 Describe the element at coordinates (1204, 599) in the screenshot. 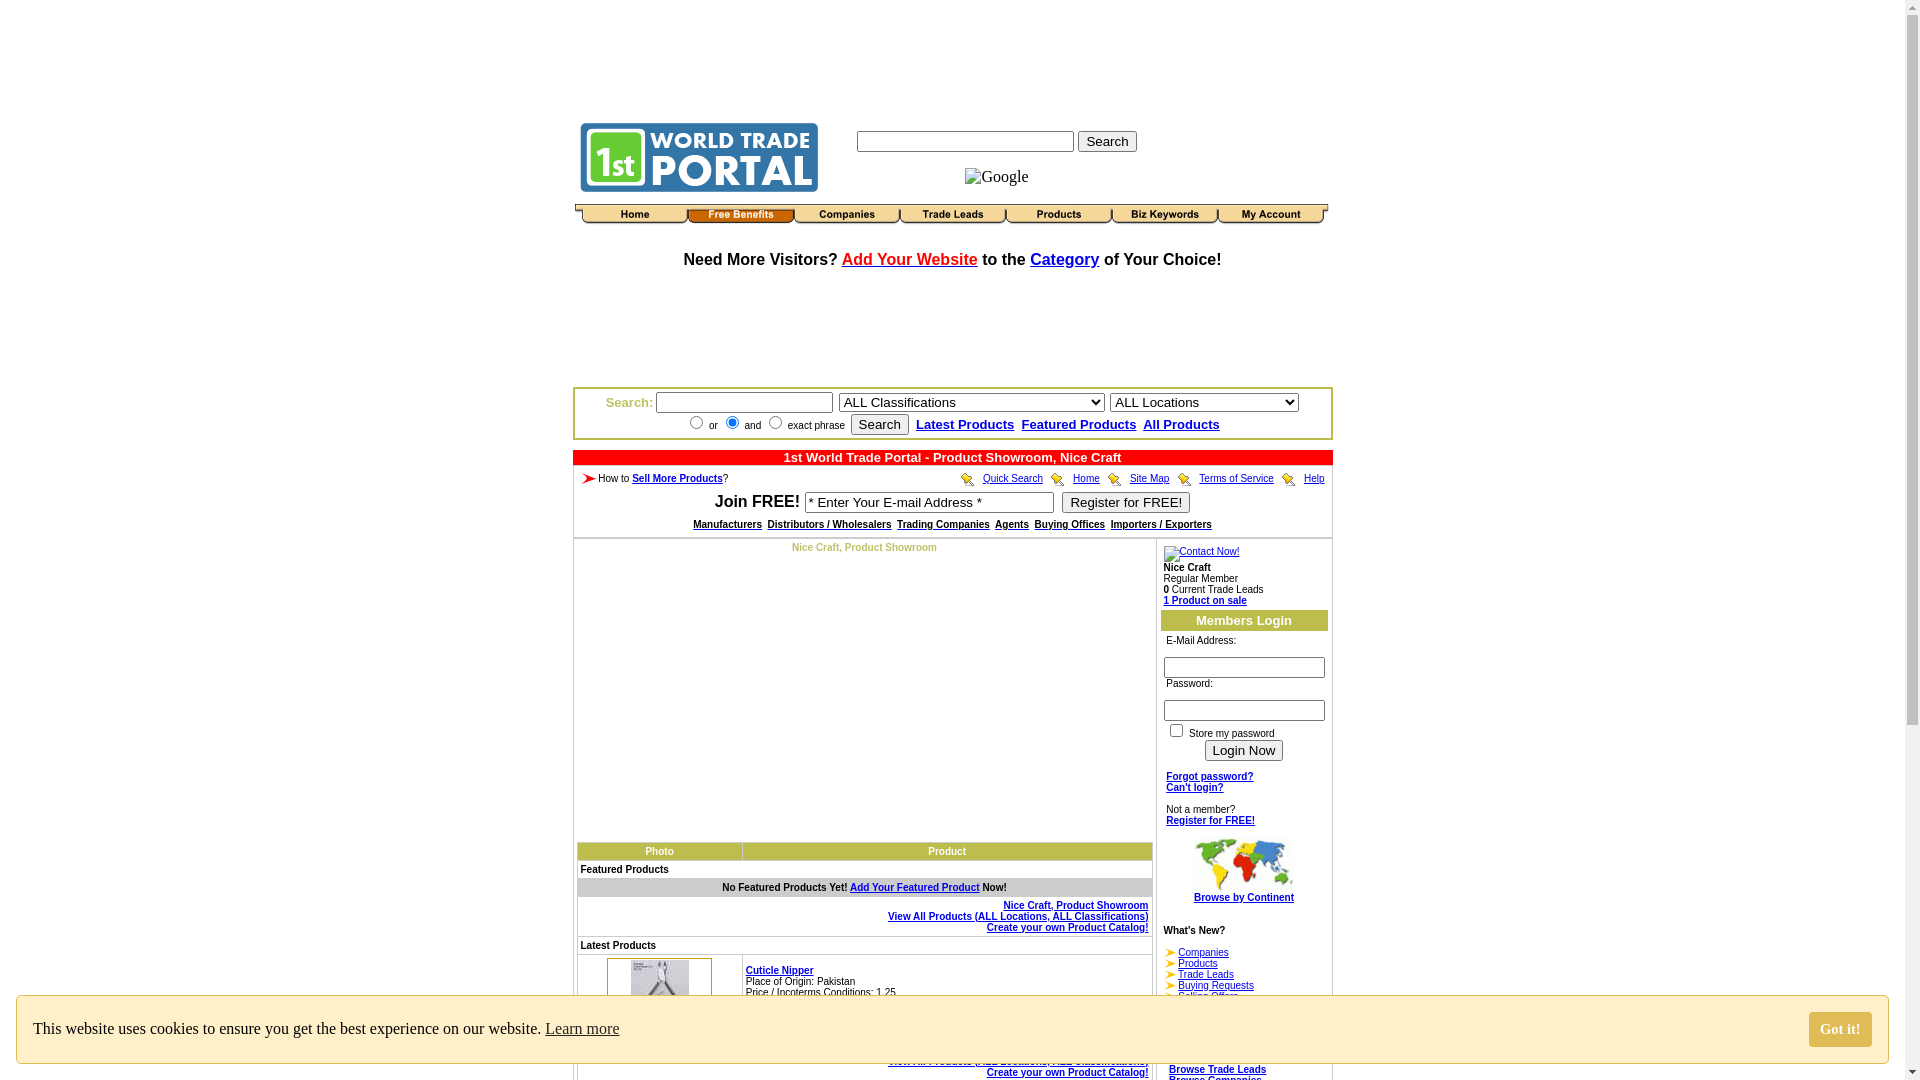

I see `'1 Product on sale'` at that location.